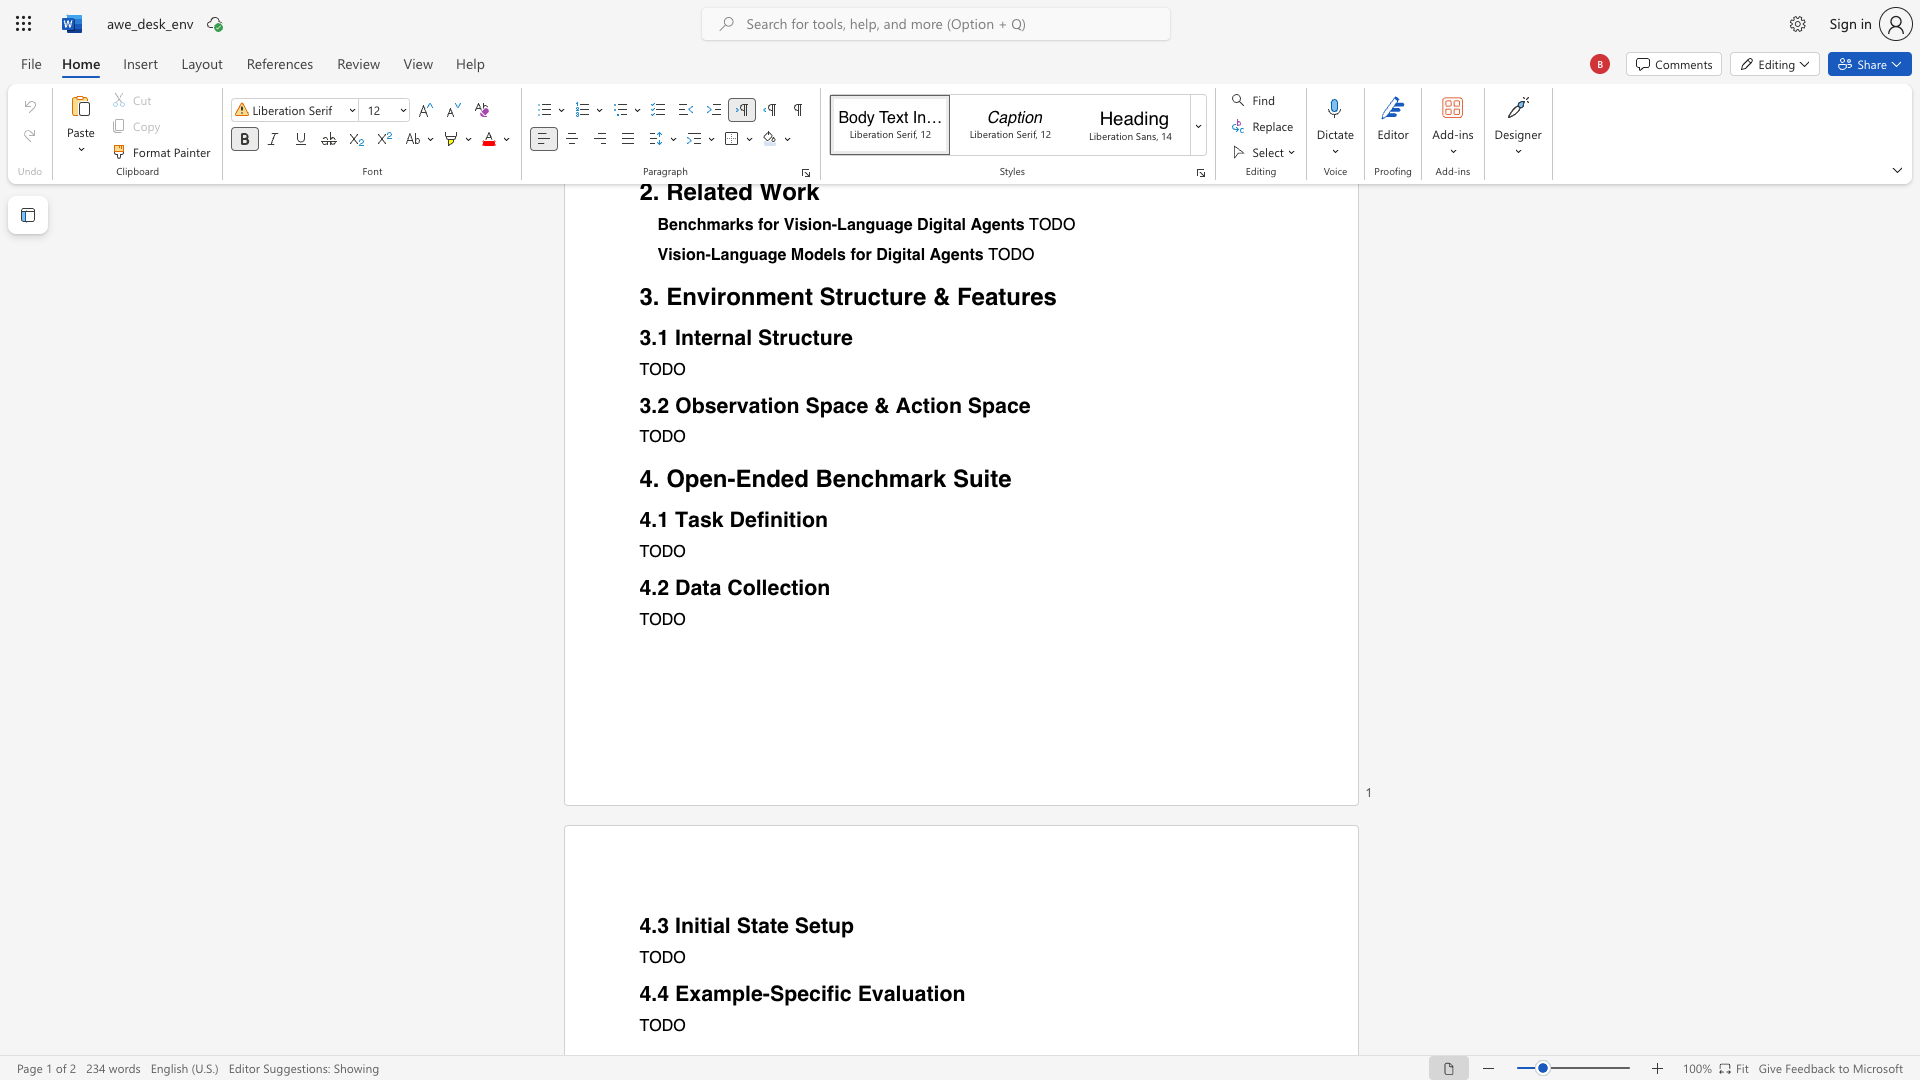  Describe the element at coordinates (703, 926) in the screenshot. I see `the 1th character "t" in the text` at that location.